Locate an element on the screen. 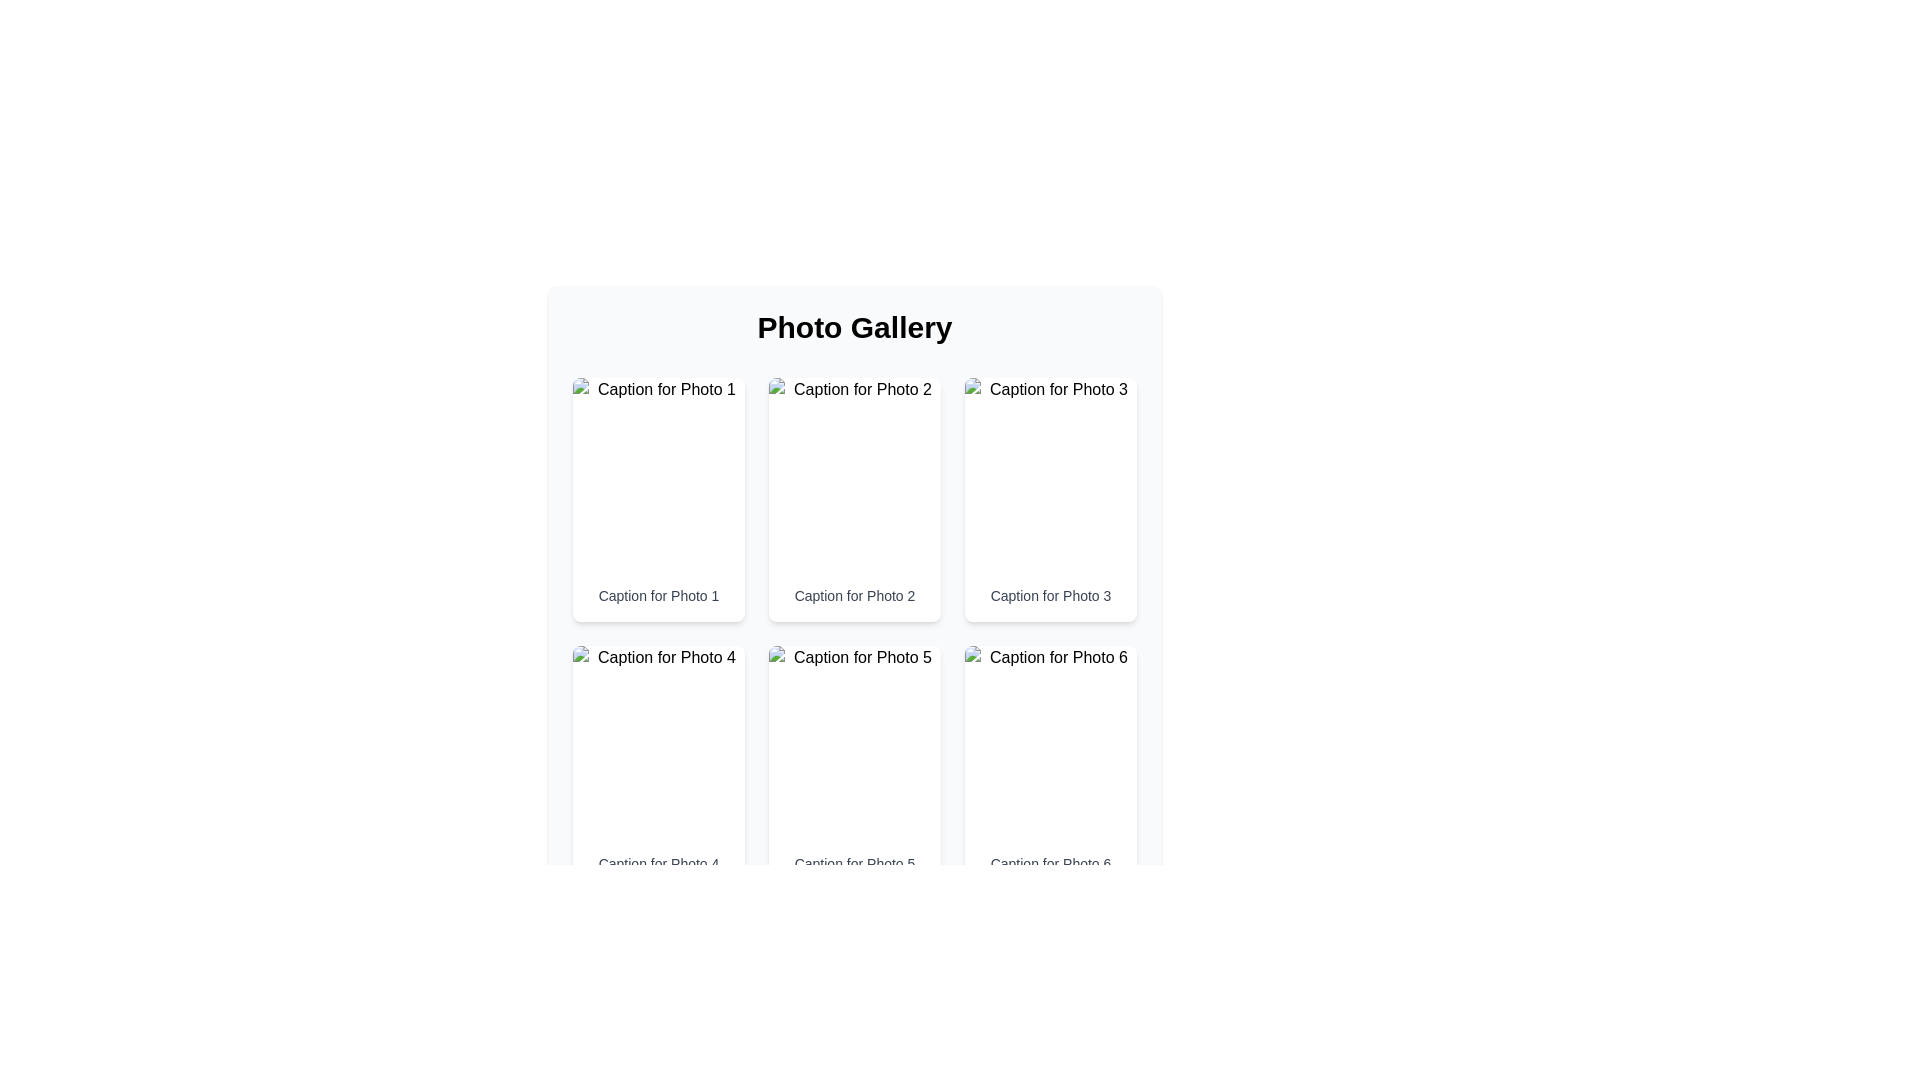  the text label displaying 'Caption for Photo 5' located in the middle column of the second row of a grid-based gallery layout is located at coordinates (854, 863).